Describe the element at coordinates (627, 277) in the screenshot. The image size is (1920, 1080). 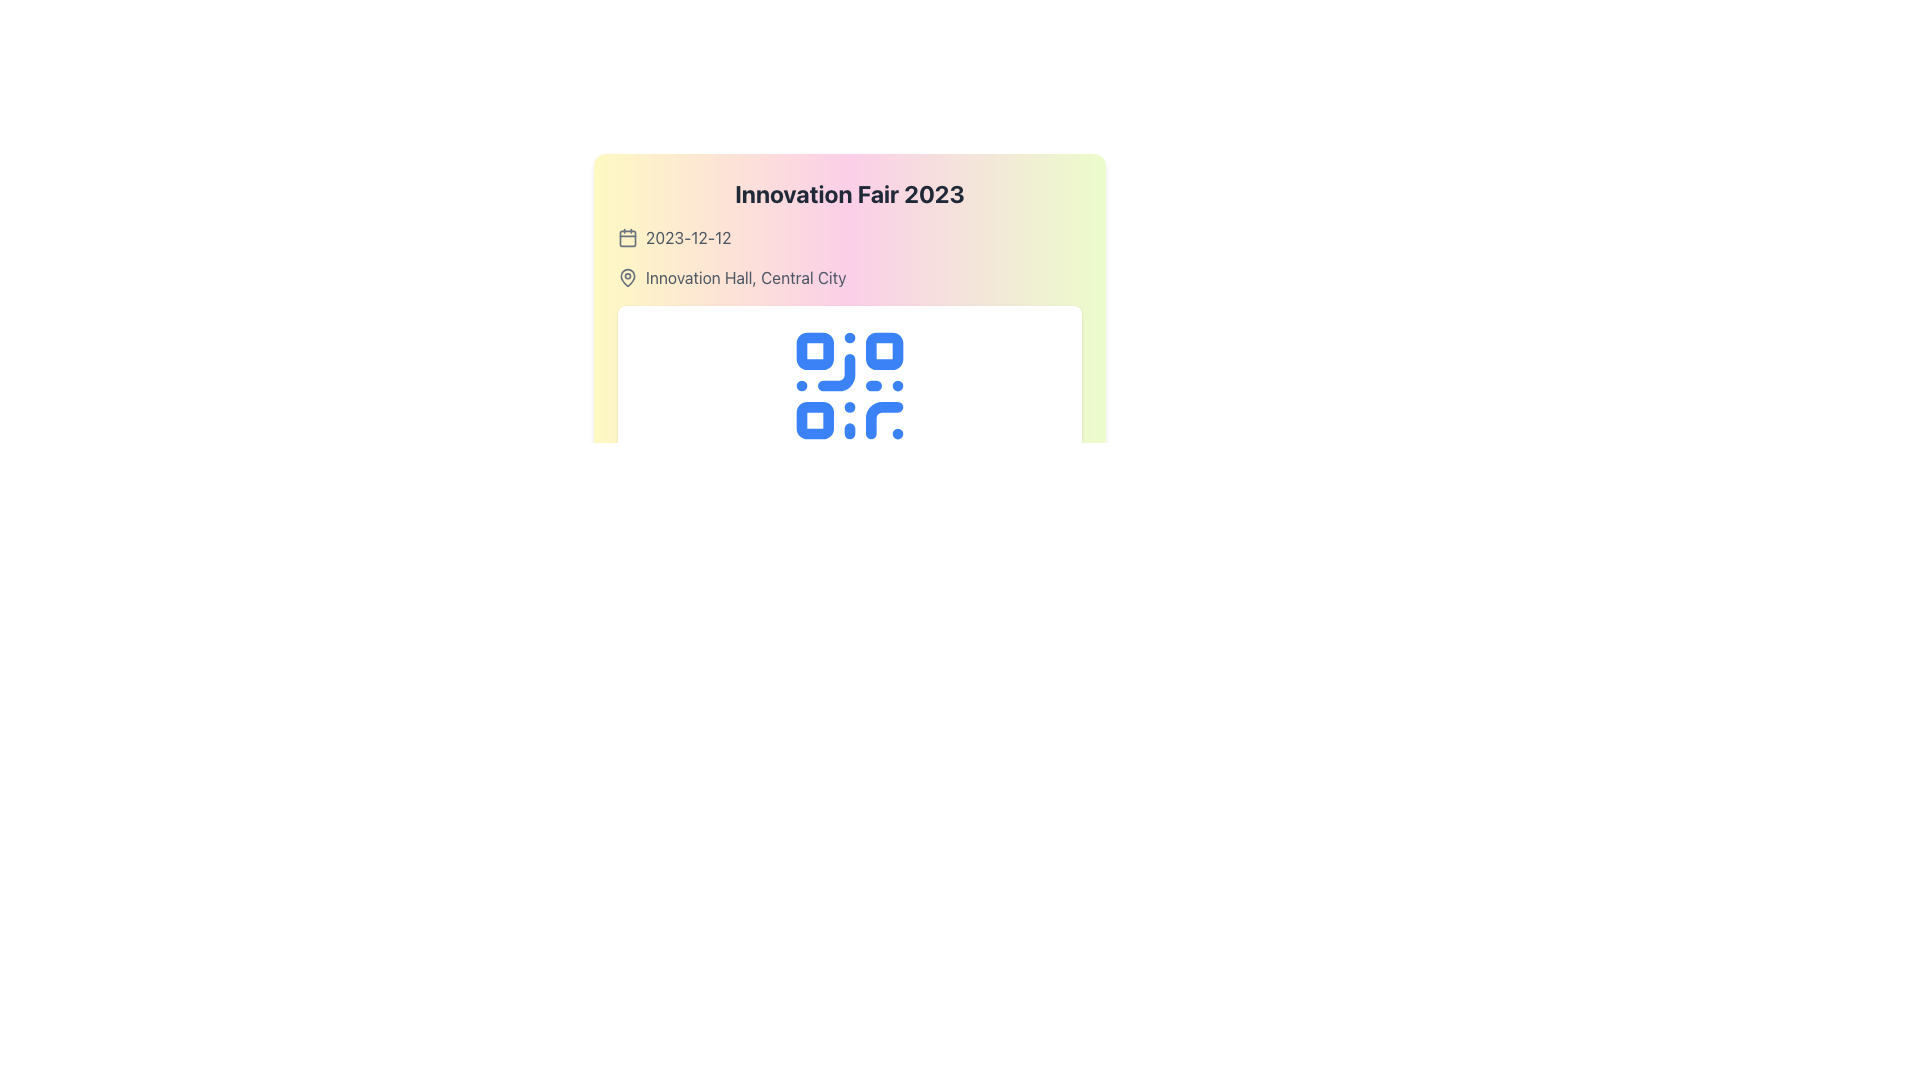
I see `the decorative vector graphic representing a location pin, which is located to the left of the text 'Innovation Hall, Central City.'` at that location.